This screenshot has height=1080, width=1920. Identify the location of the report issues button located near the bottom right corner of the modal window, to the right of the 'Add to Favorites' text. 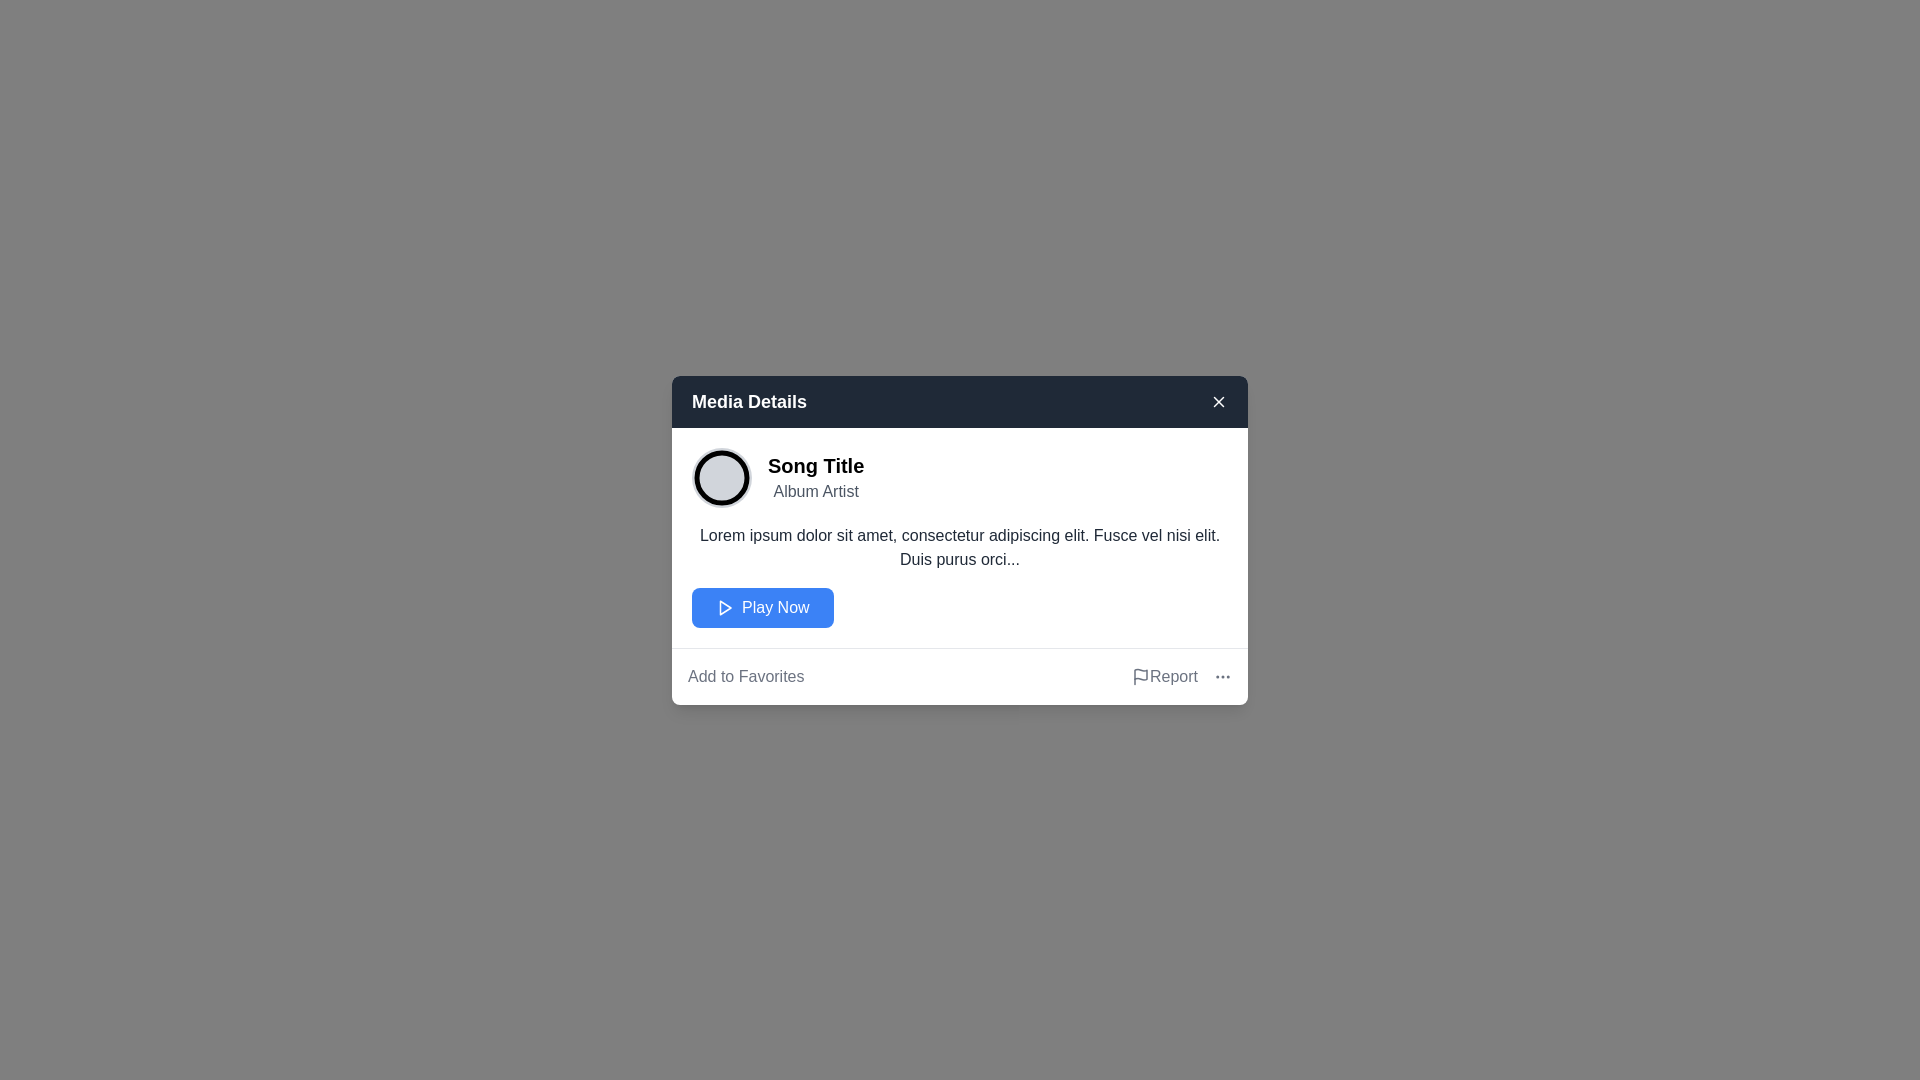
(1165, 675).